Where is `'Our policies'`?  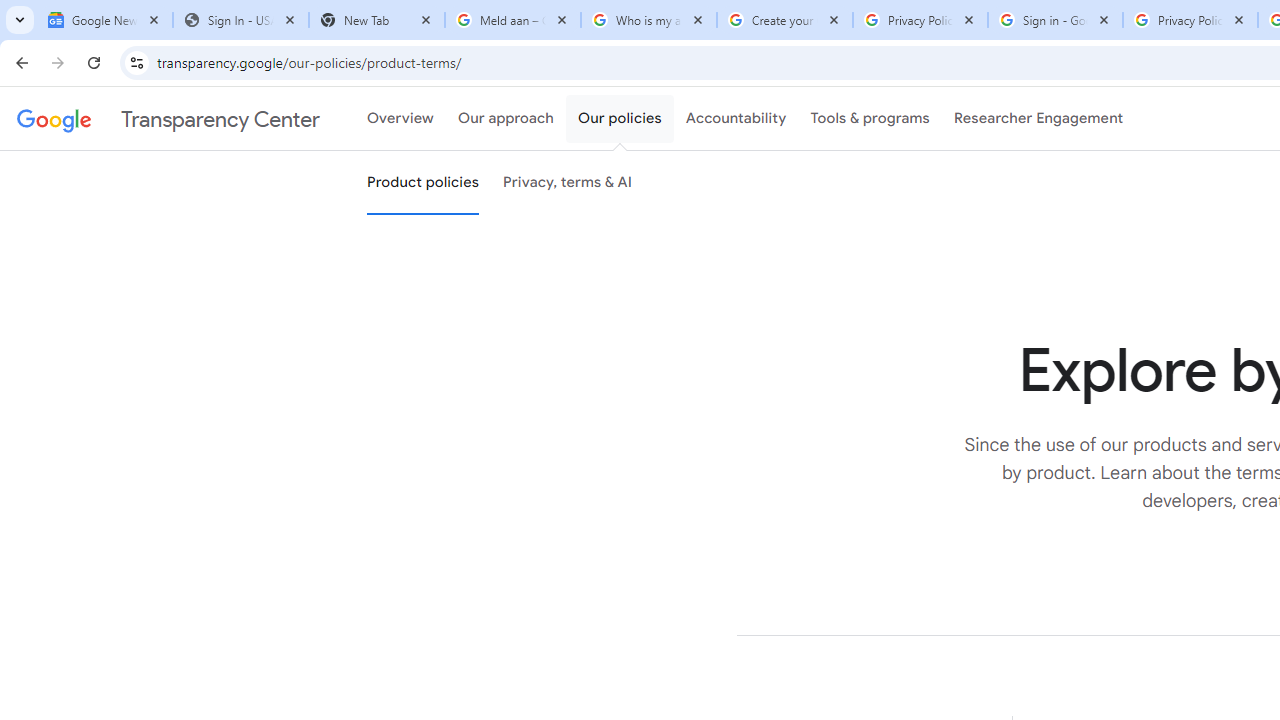 'Our policies' is located at coordinates (619, 119).